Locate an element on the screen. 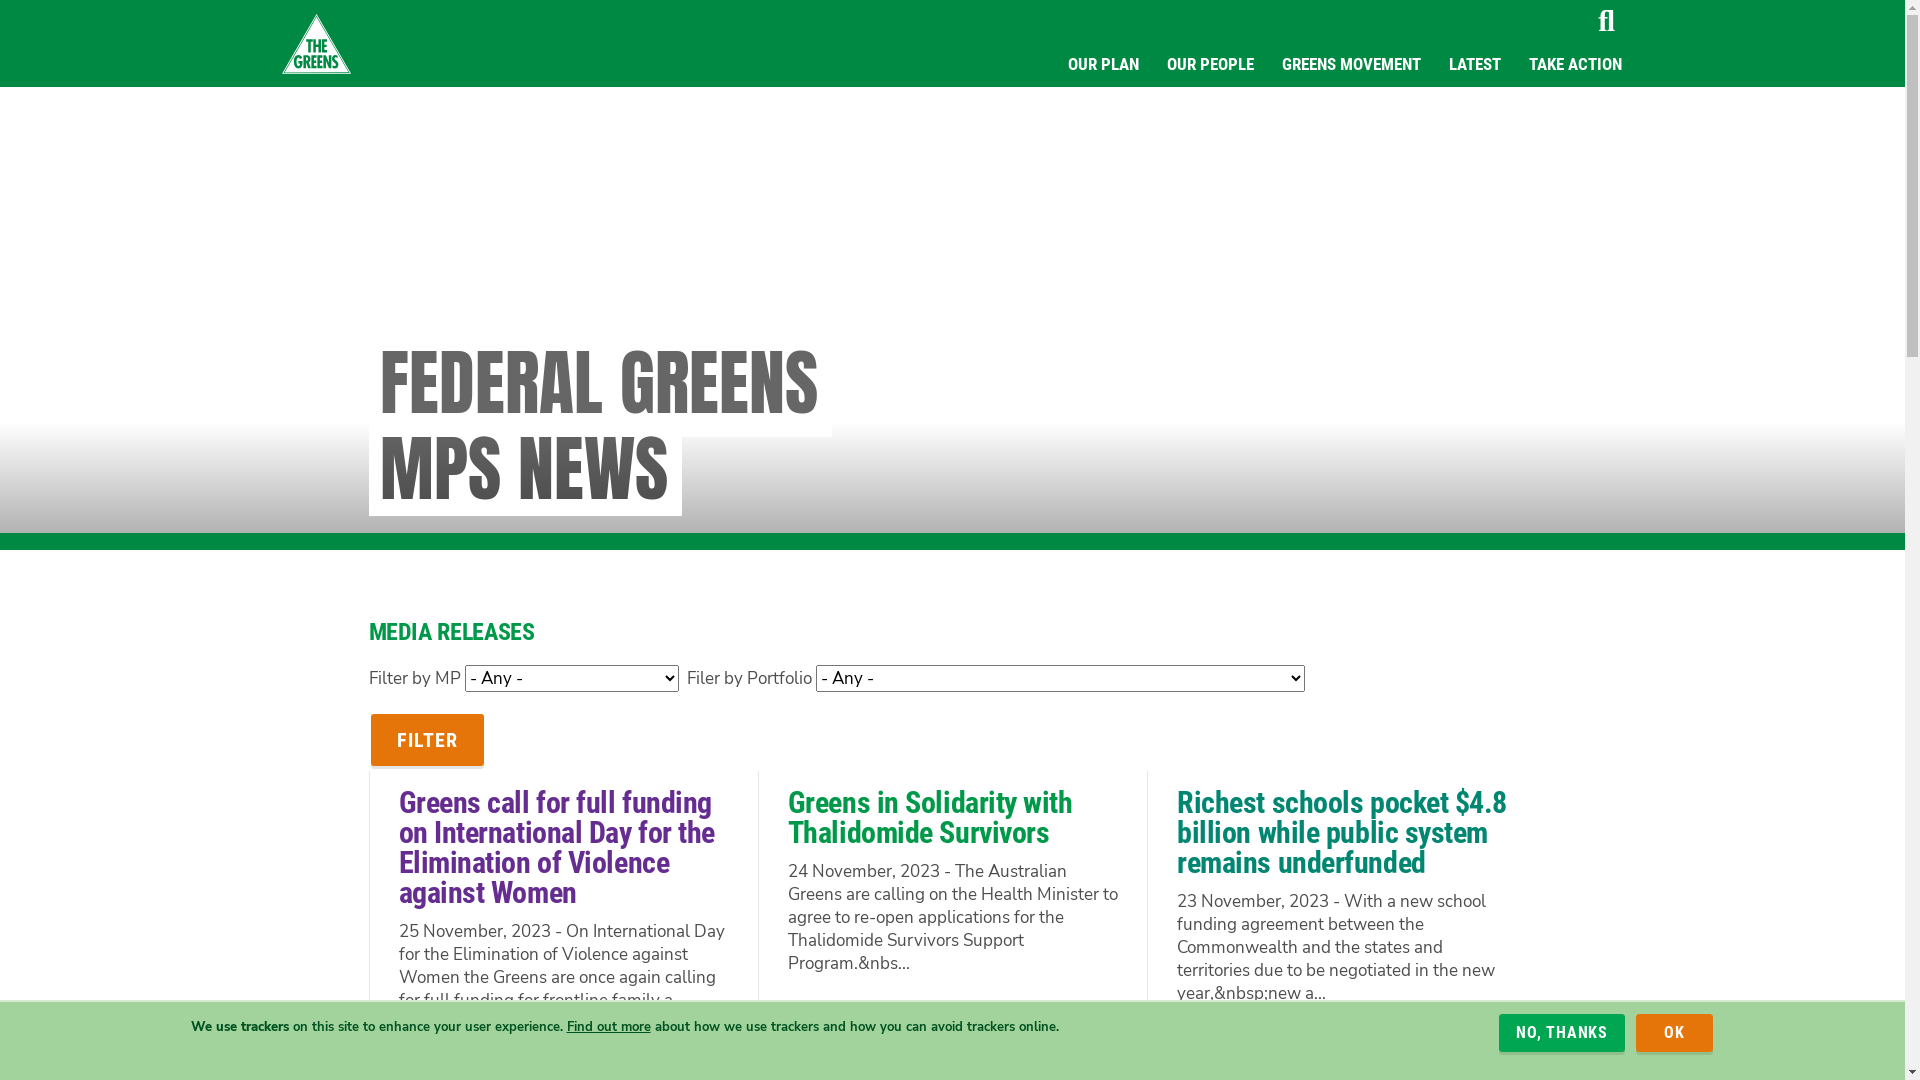 The width and height of the screenshot is (1920, 1080). 'Skip to main content' is located at coordinates (0, 0).